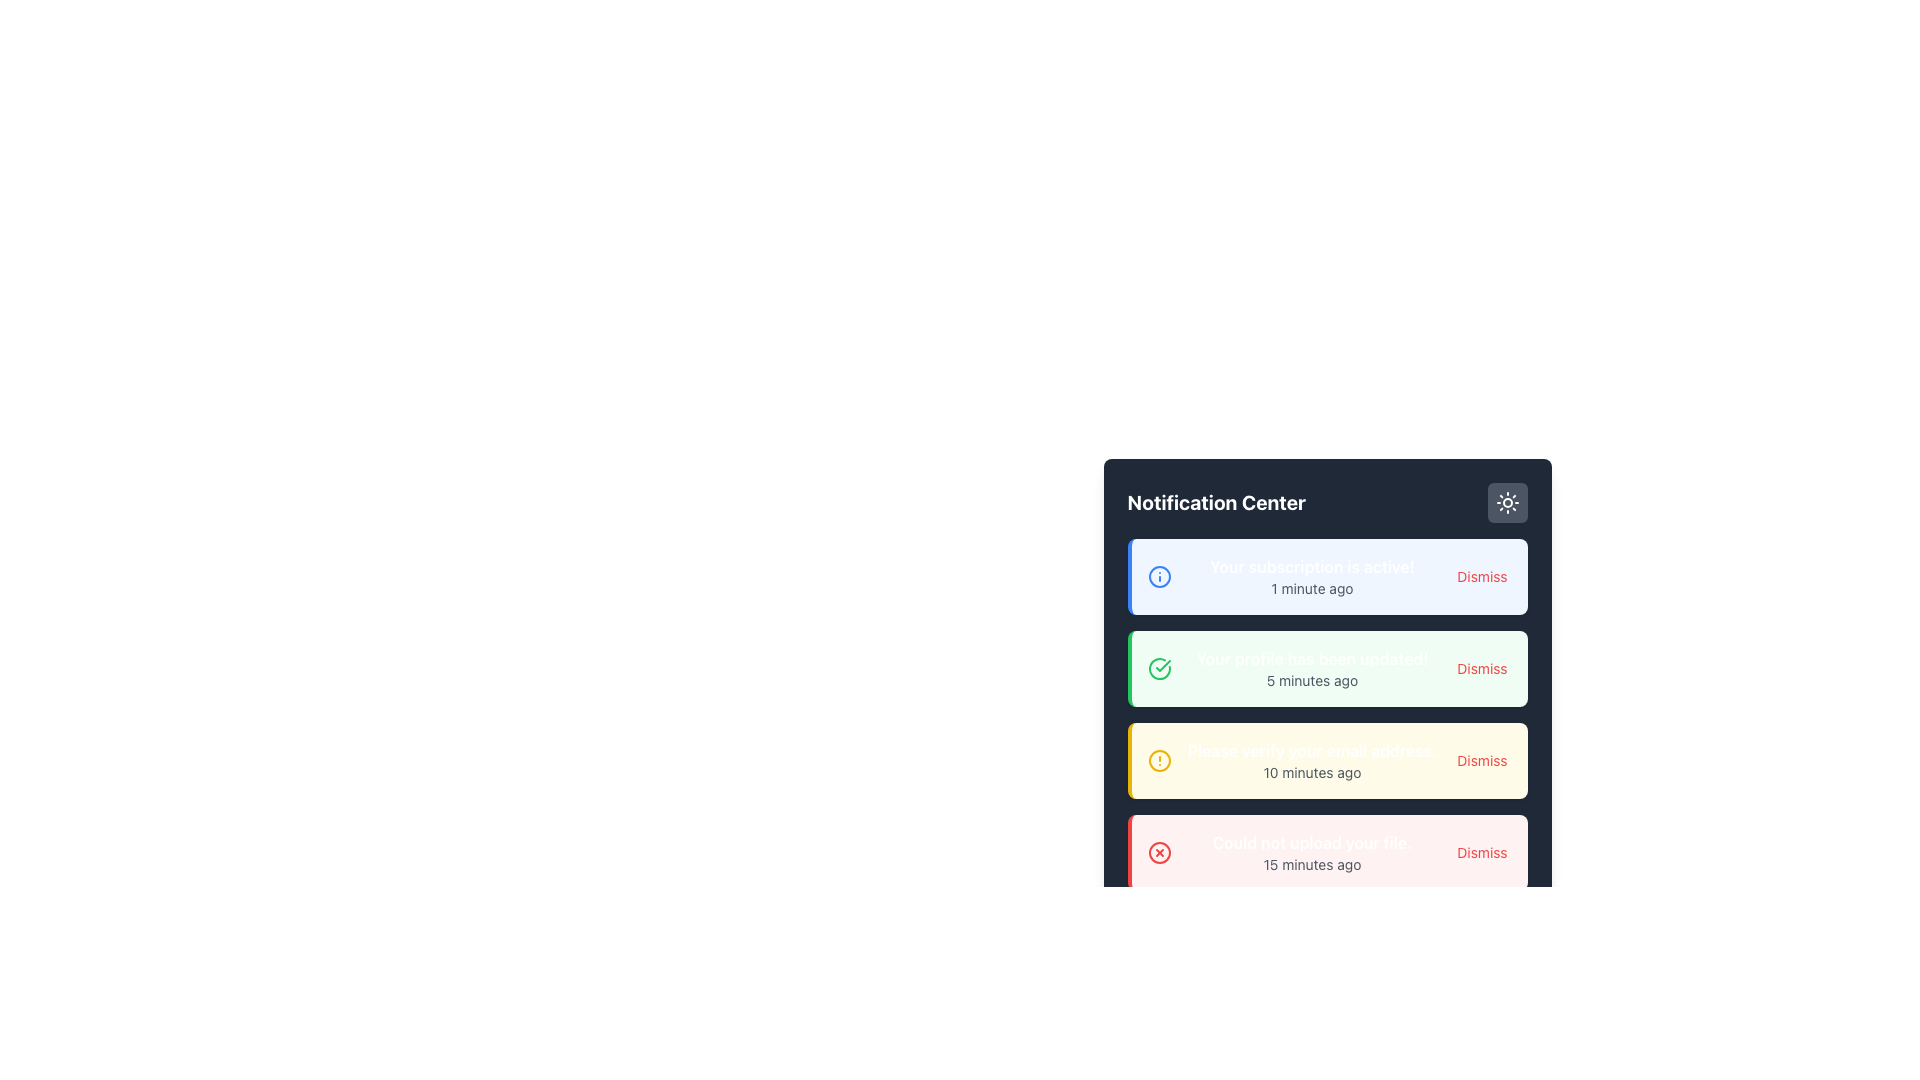 The image size is (1920, 1080). Describe the element at coordinates (1312, 771) in the screenshot. I see `the timestamp text label that reads '10 minutes ago', located in the third notification card beneath 'Please verify your email address'` at that location.